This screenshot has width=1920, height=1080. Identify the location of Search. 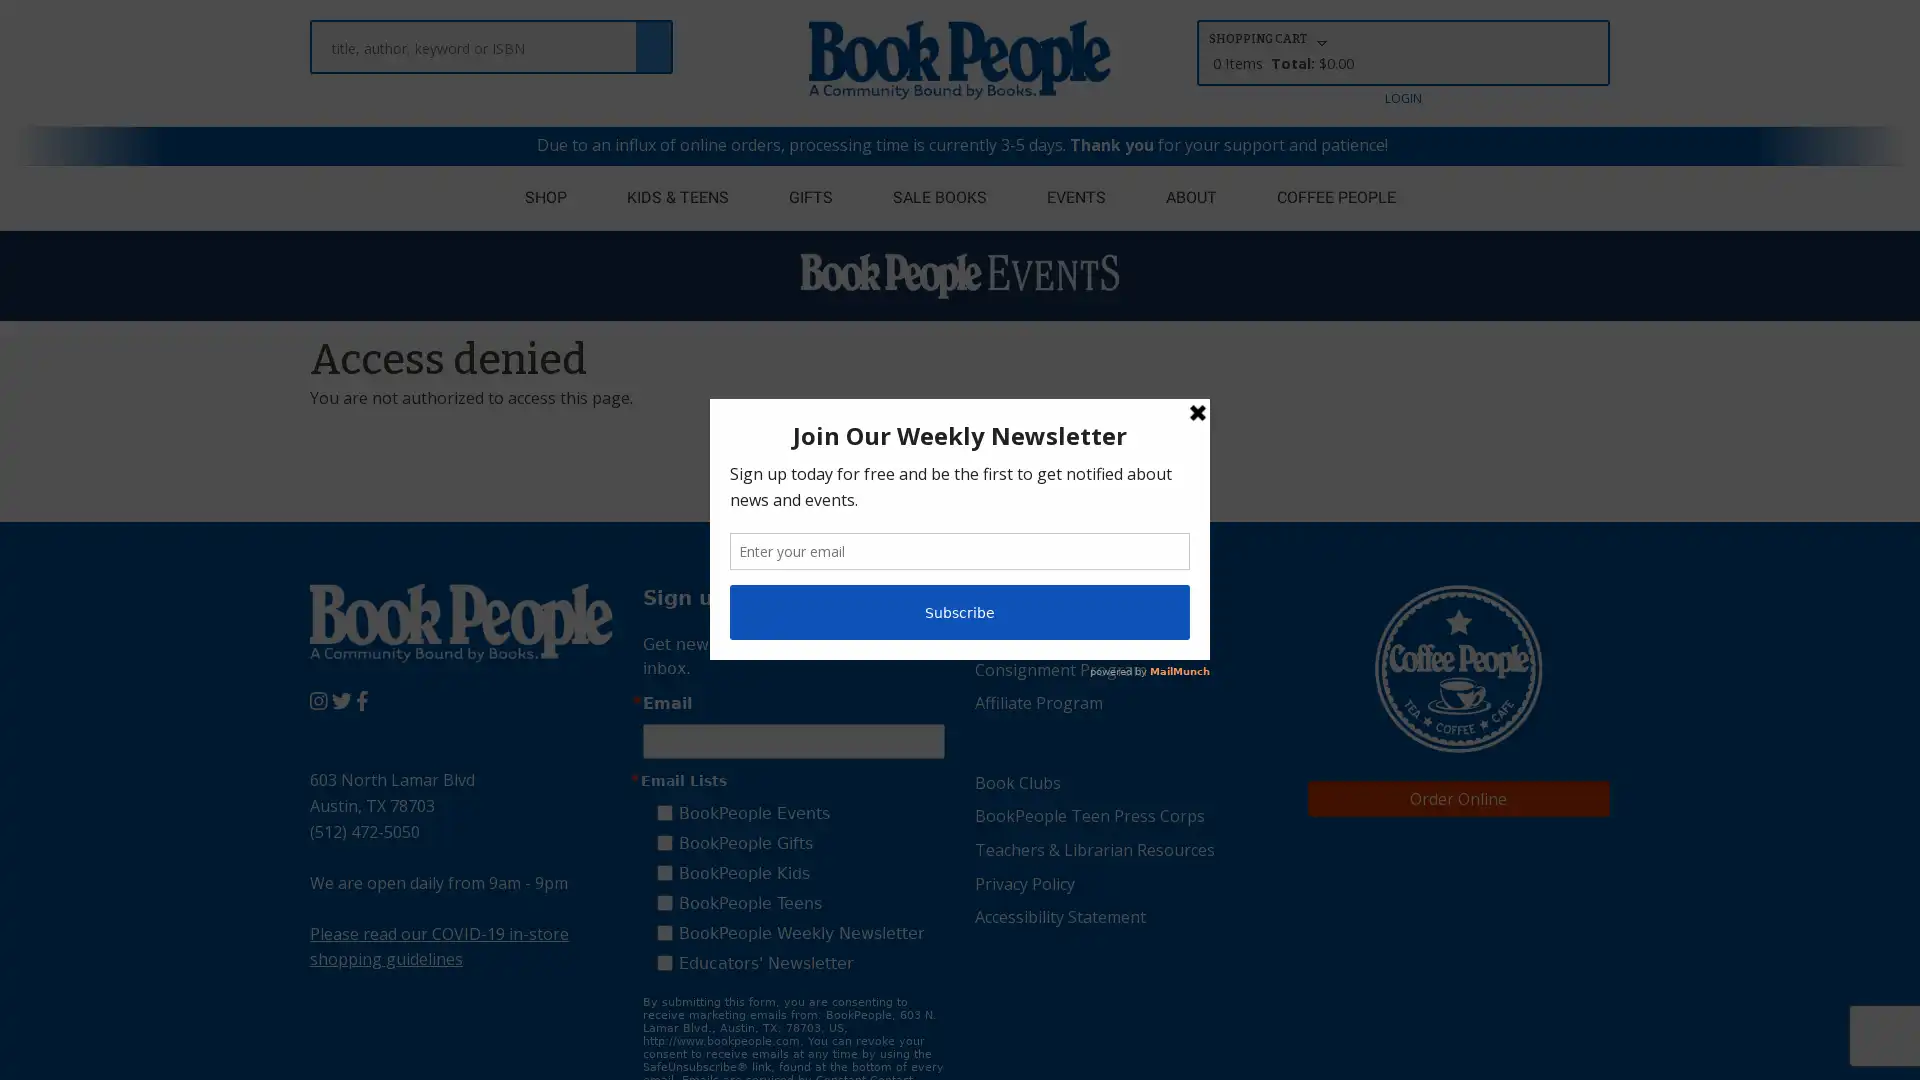
(653, 37).